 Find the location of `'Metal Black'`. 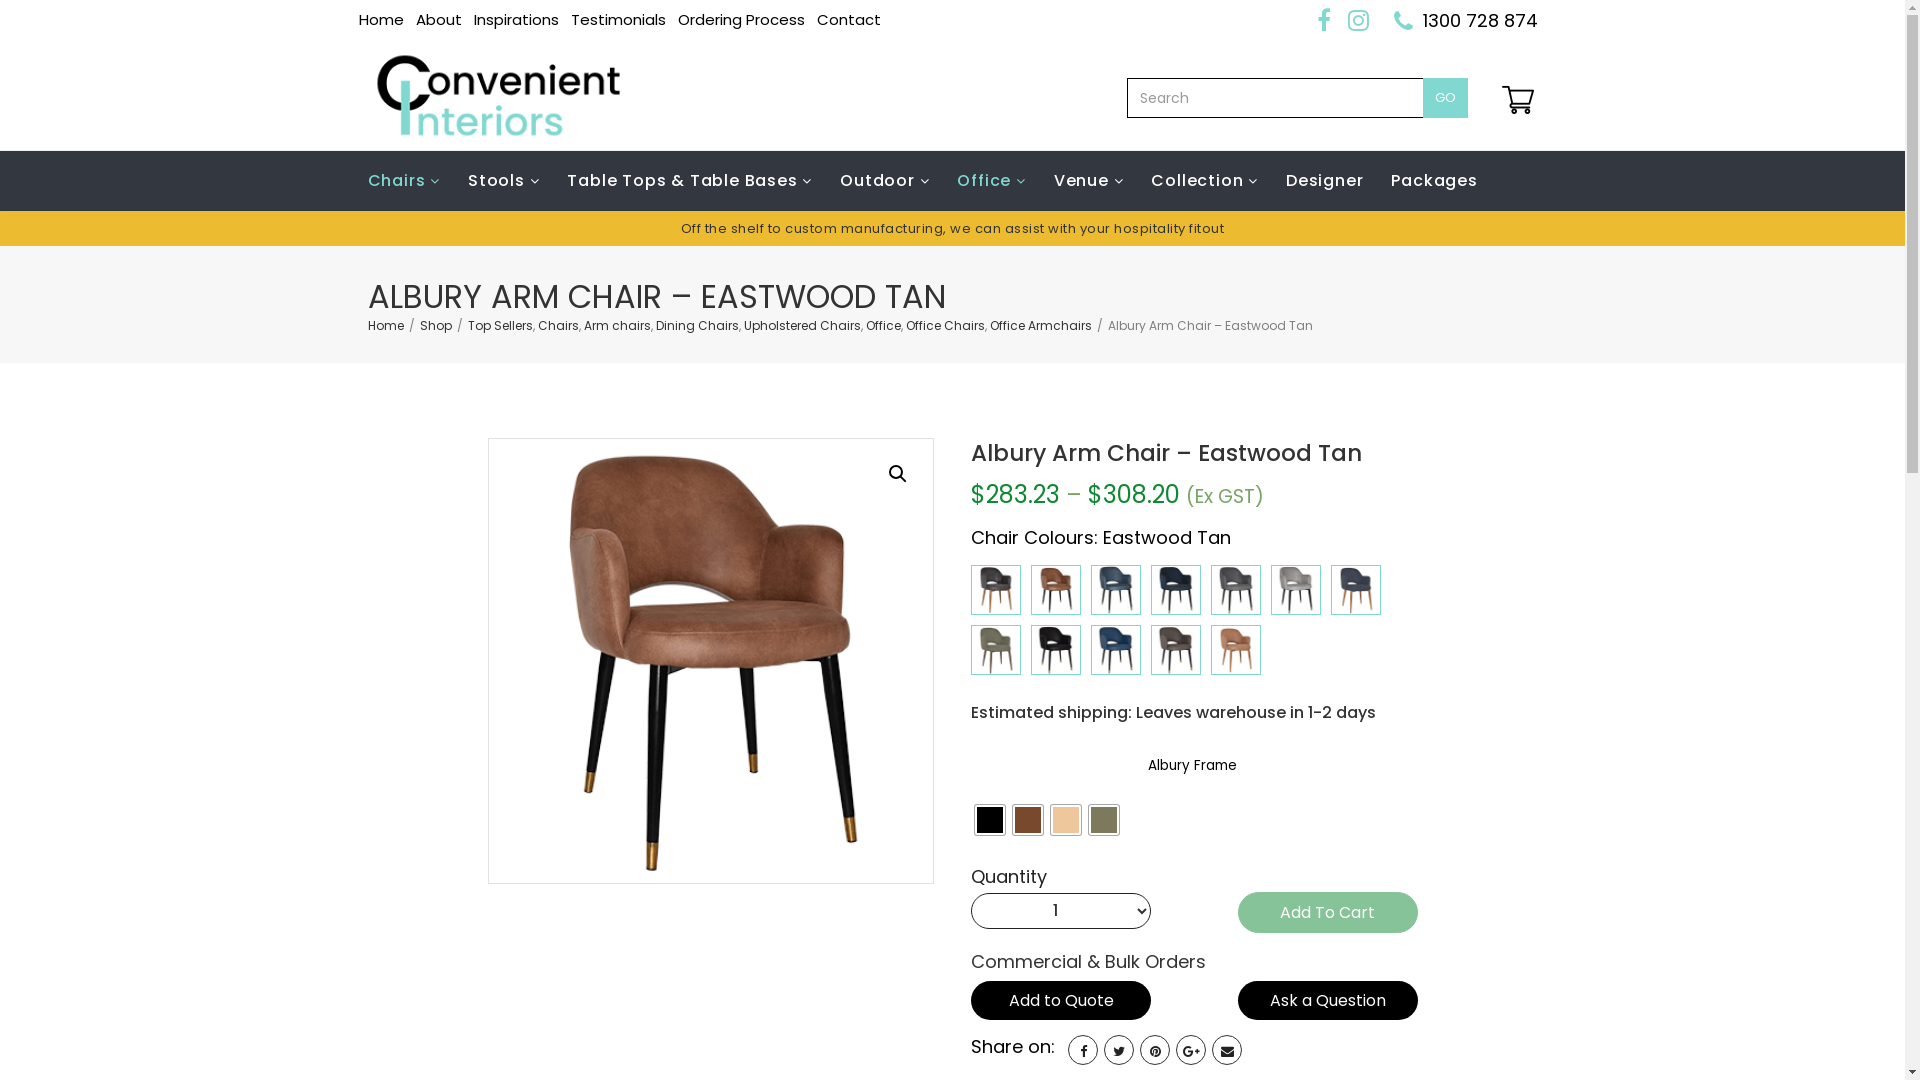

'Metal Black' is located at coordinates (974, 820).